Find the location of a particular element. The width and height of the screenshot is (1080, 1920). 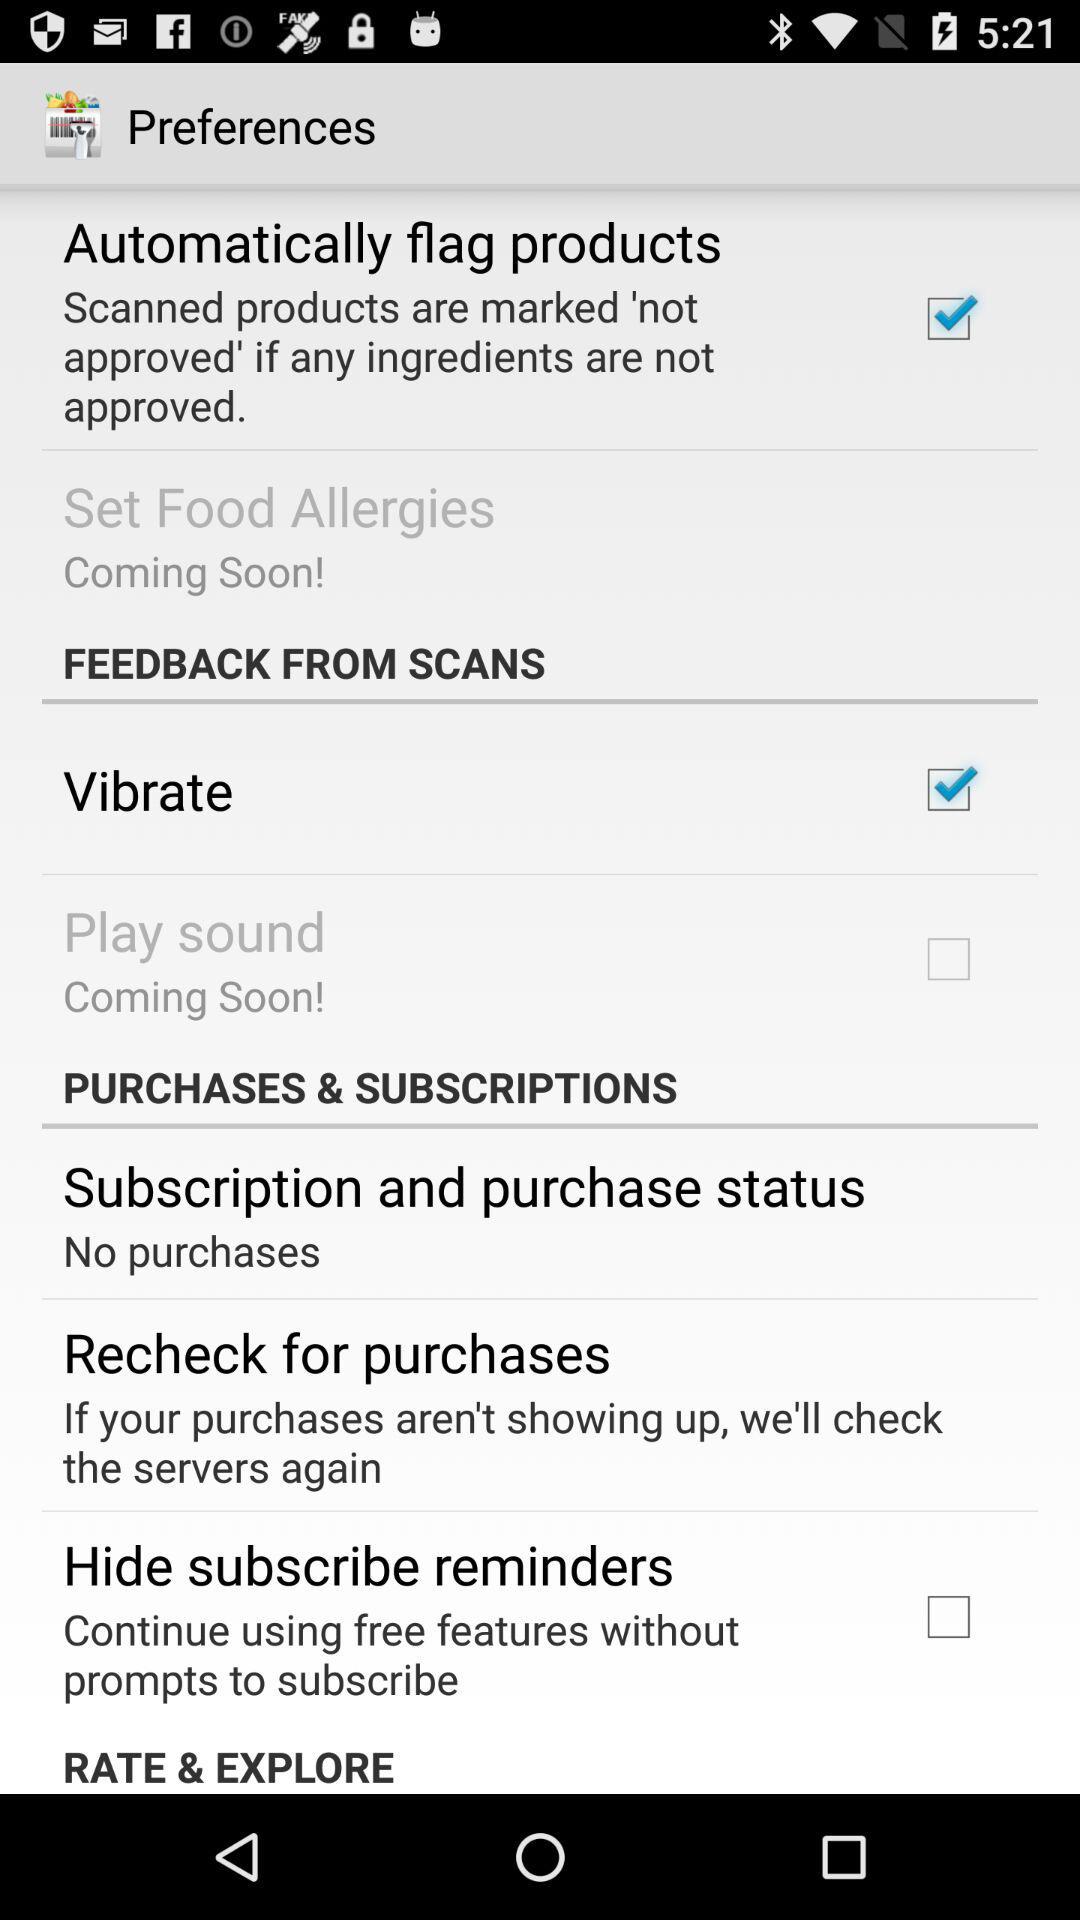

the no purchases item is located at coordinates (192, 1249).